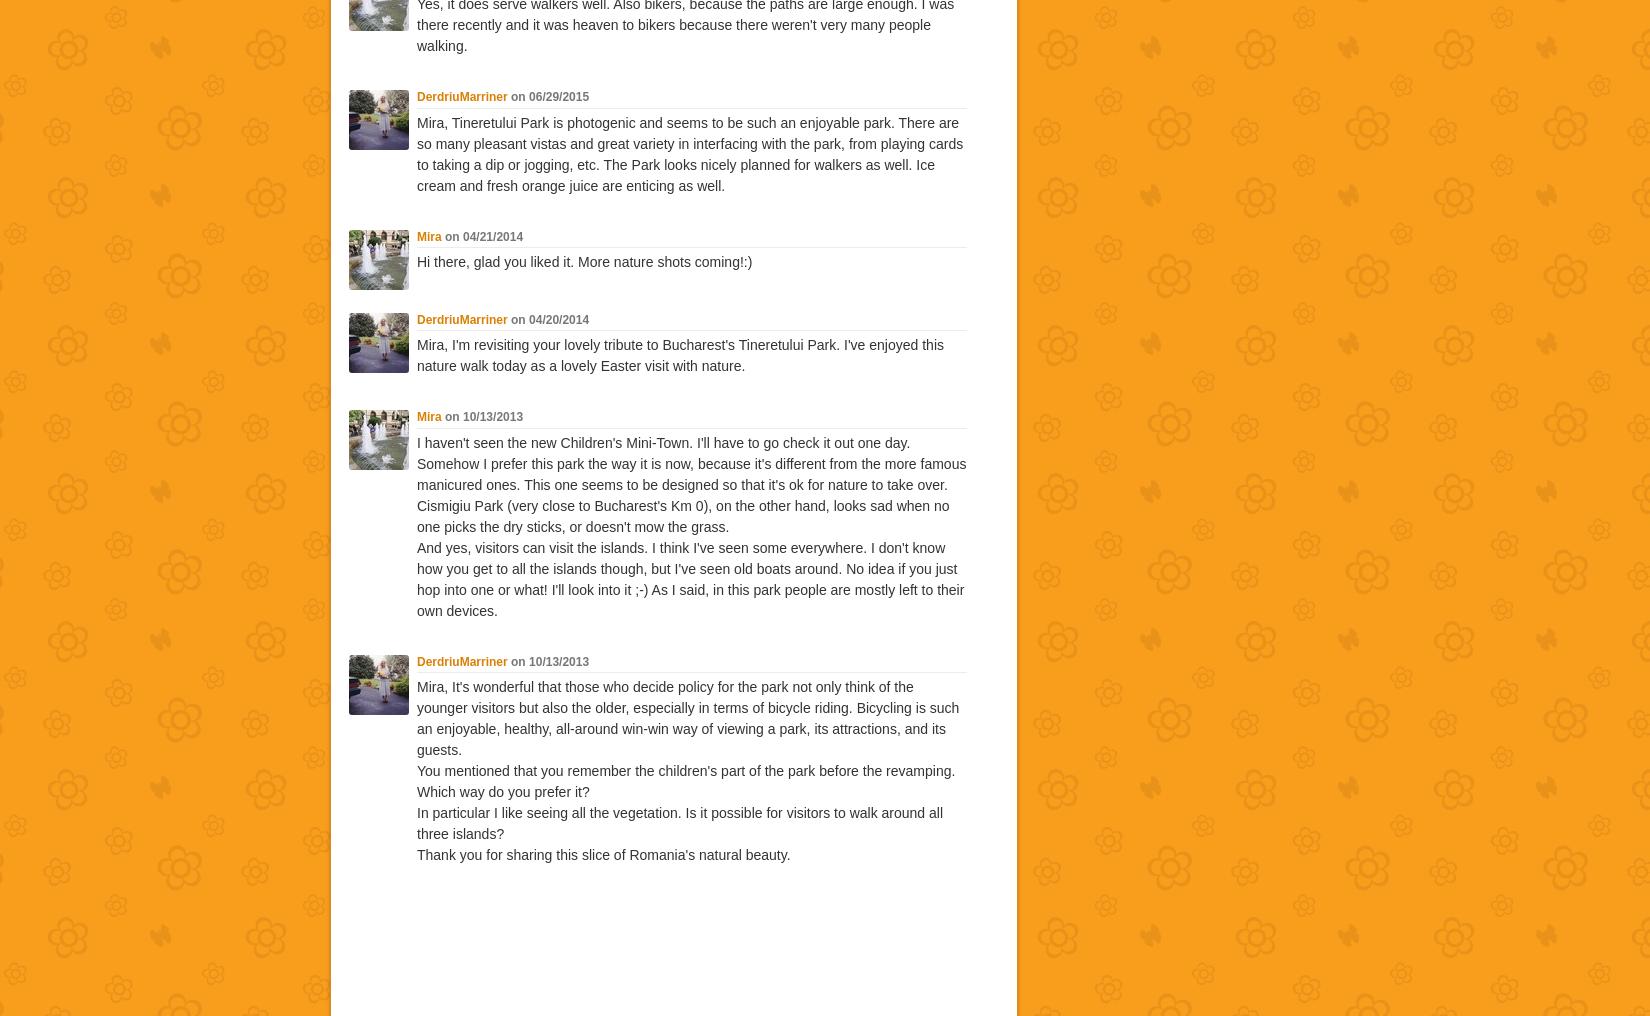  What do you see at coordinates (602, 854) in the screenshot?
I see `'Thank you for sharing this slice of Romania's natural beauty.'` at bounding box center [602, 854].